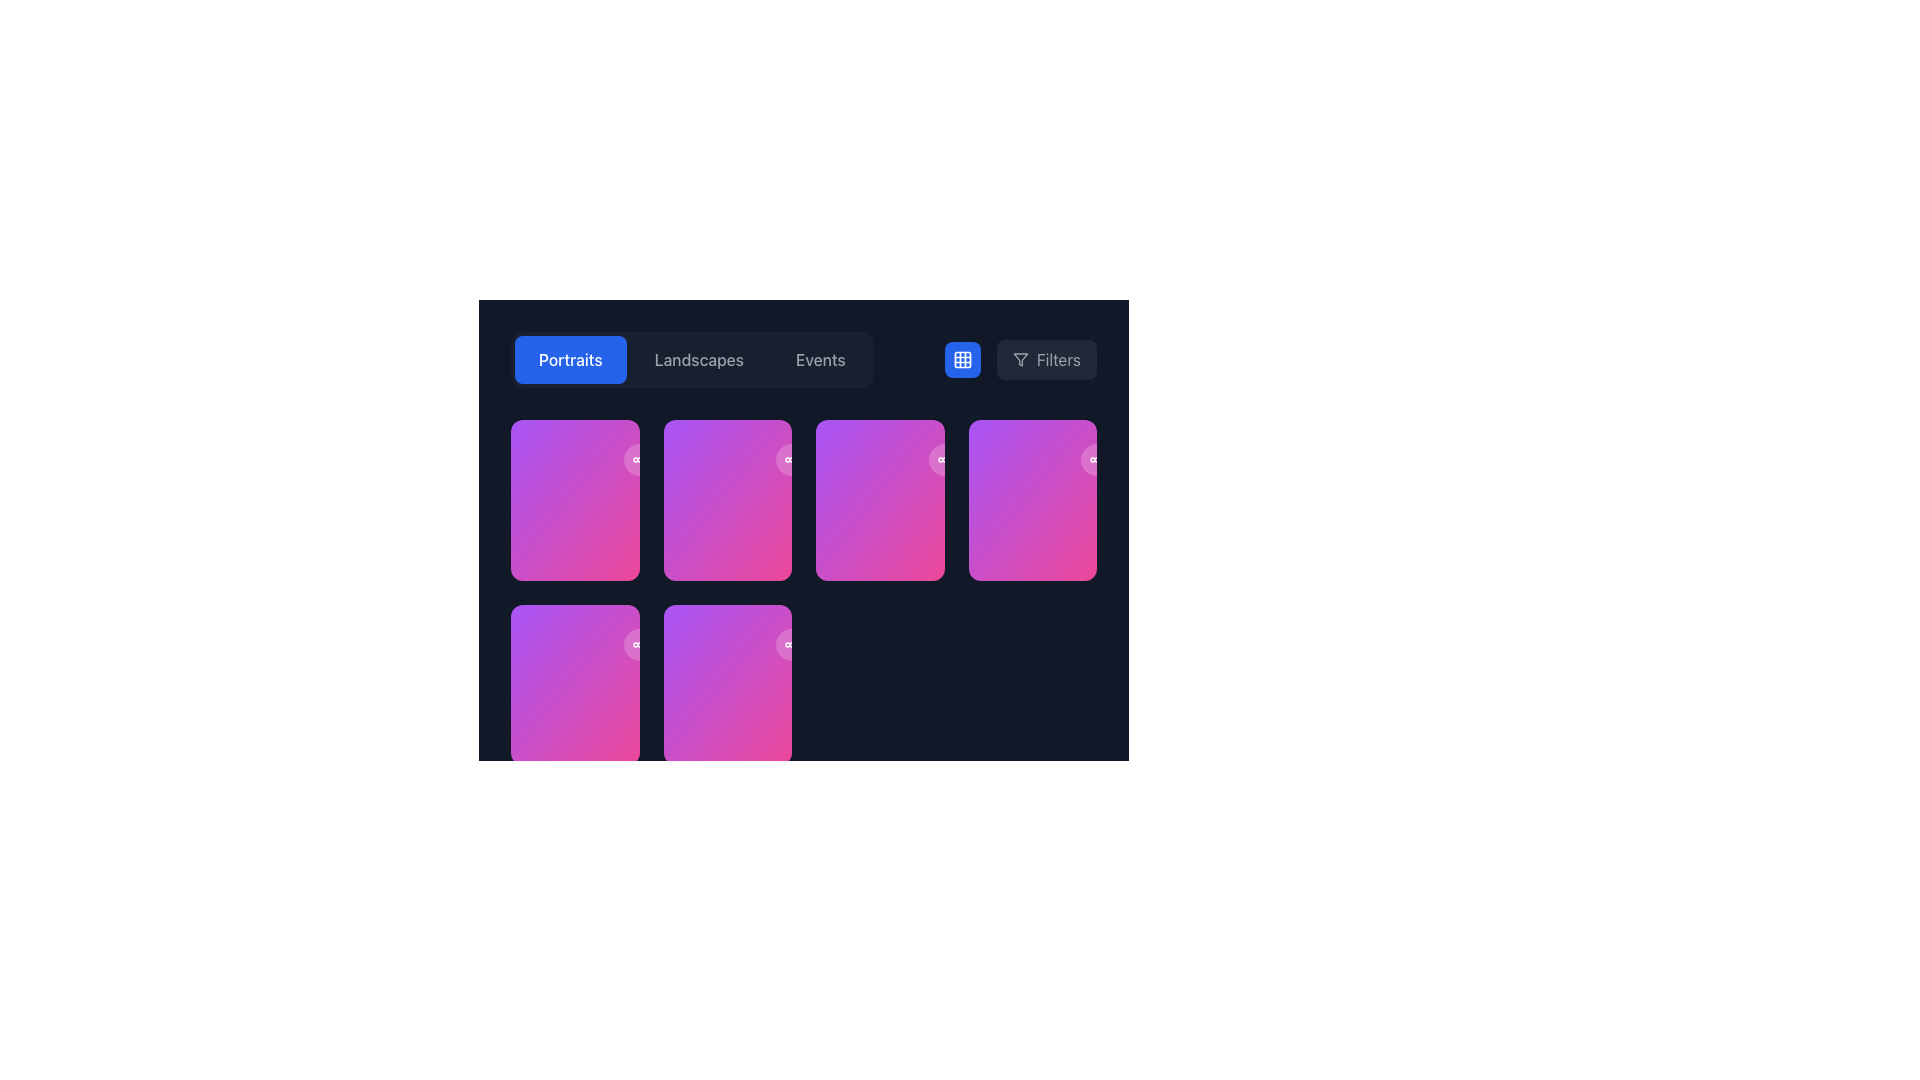 The width and height of the screenshot is (1920, 1080). Describe the element at coordinates (879, 499) in the screenshot. I see `the vibrant gradient card labeled 'Fashion Editorial' located in the second row and fourth column of the grid layout` at that location.